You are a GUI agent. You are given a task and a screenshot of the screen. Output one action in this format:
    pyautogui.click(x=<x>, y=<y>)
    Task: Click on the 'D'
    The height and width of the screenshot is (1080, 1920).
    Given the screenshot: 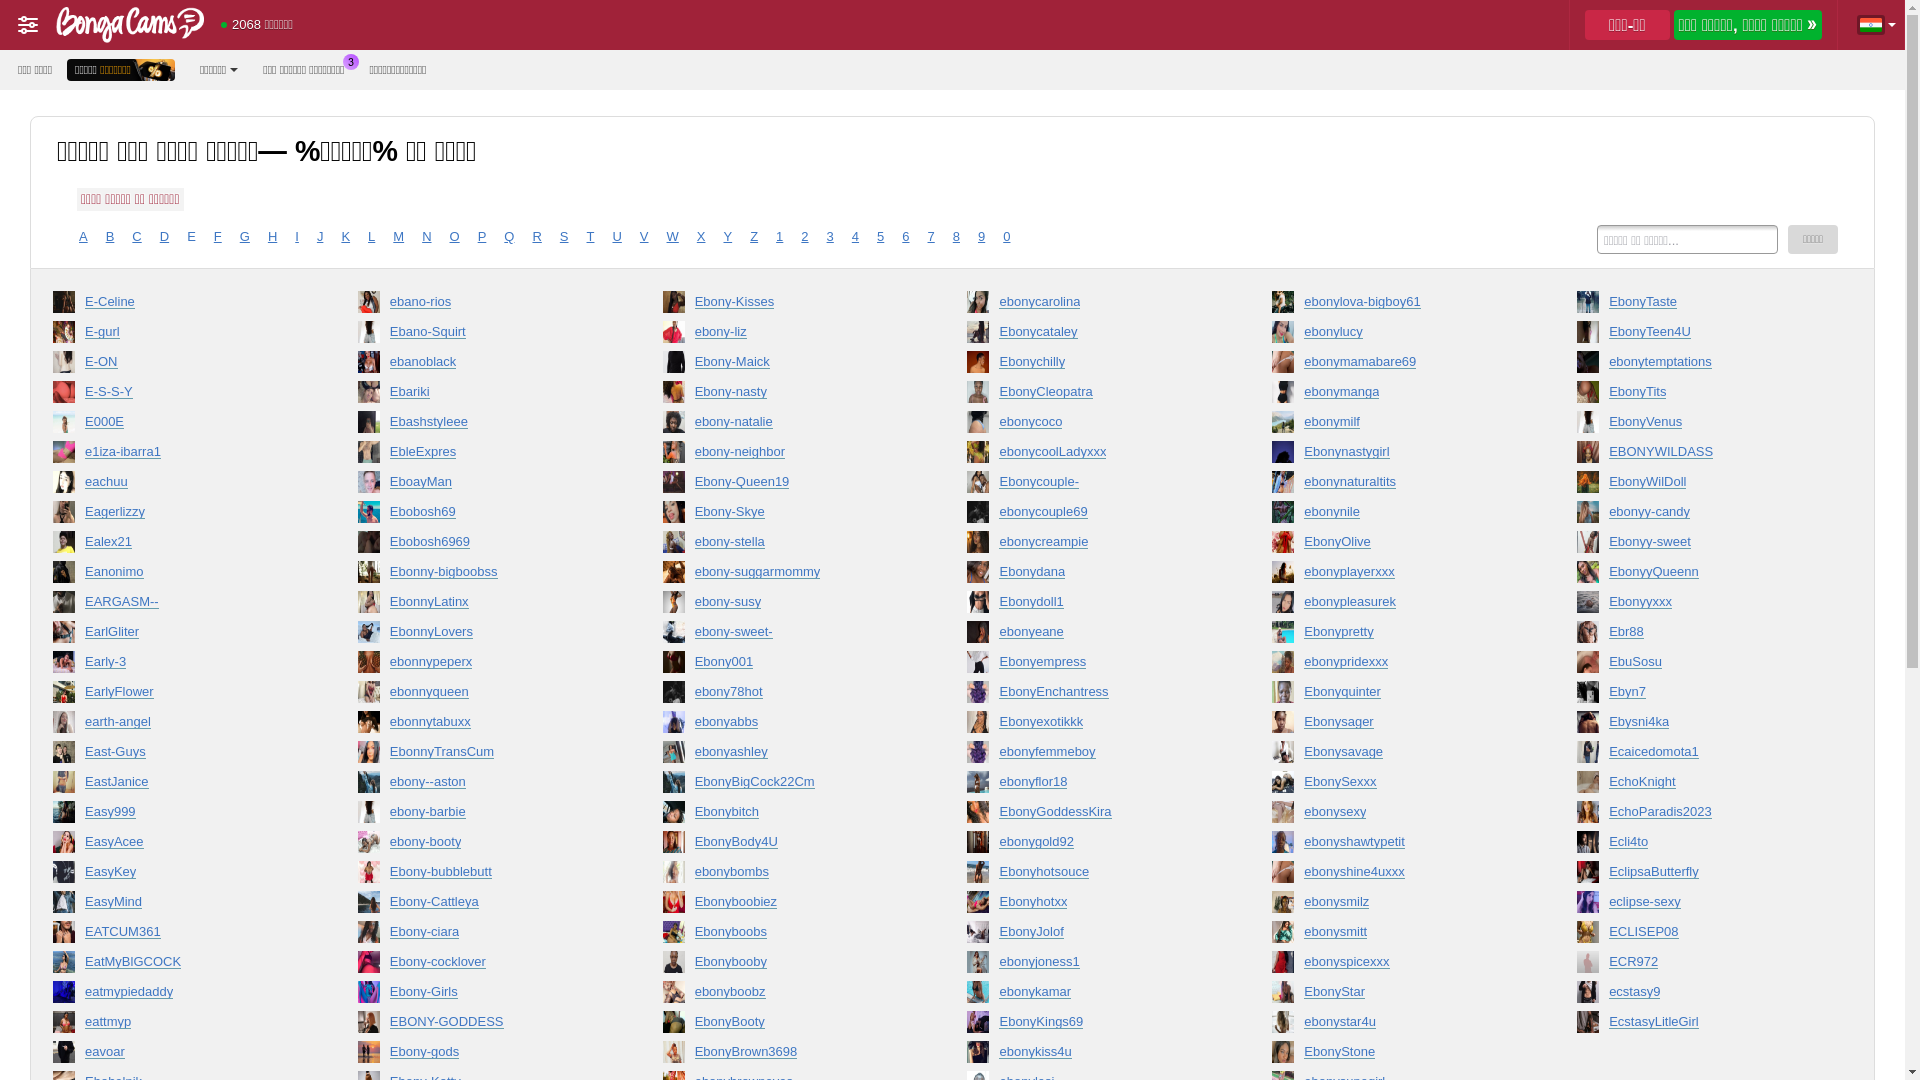 What is the action you would take?
    pyautogui.click(x=164, y=235)
    